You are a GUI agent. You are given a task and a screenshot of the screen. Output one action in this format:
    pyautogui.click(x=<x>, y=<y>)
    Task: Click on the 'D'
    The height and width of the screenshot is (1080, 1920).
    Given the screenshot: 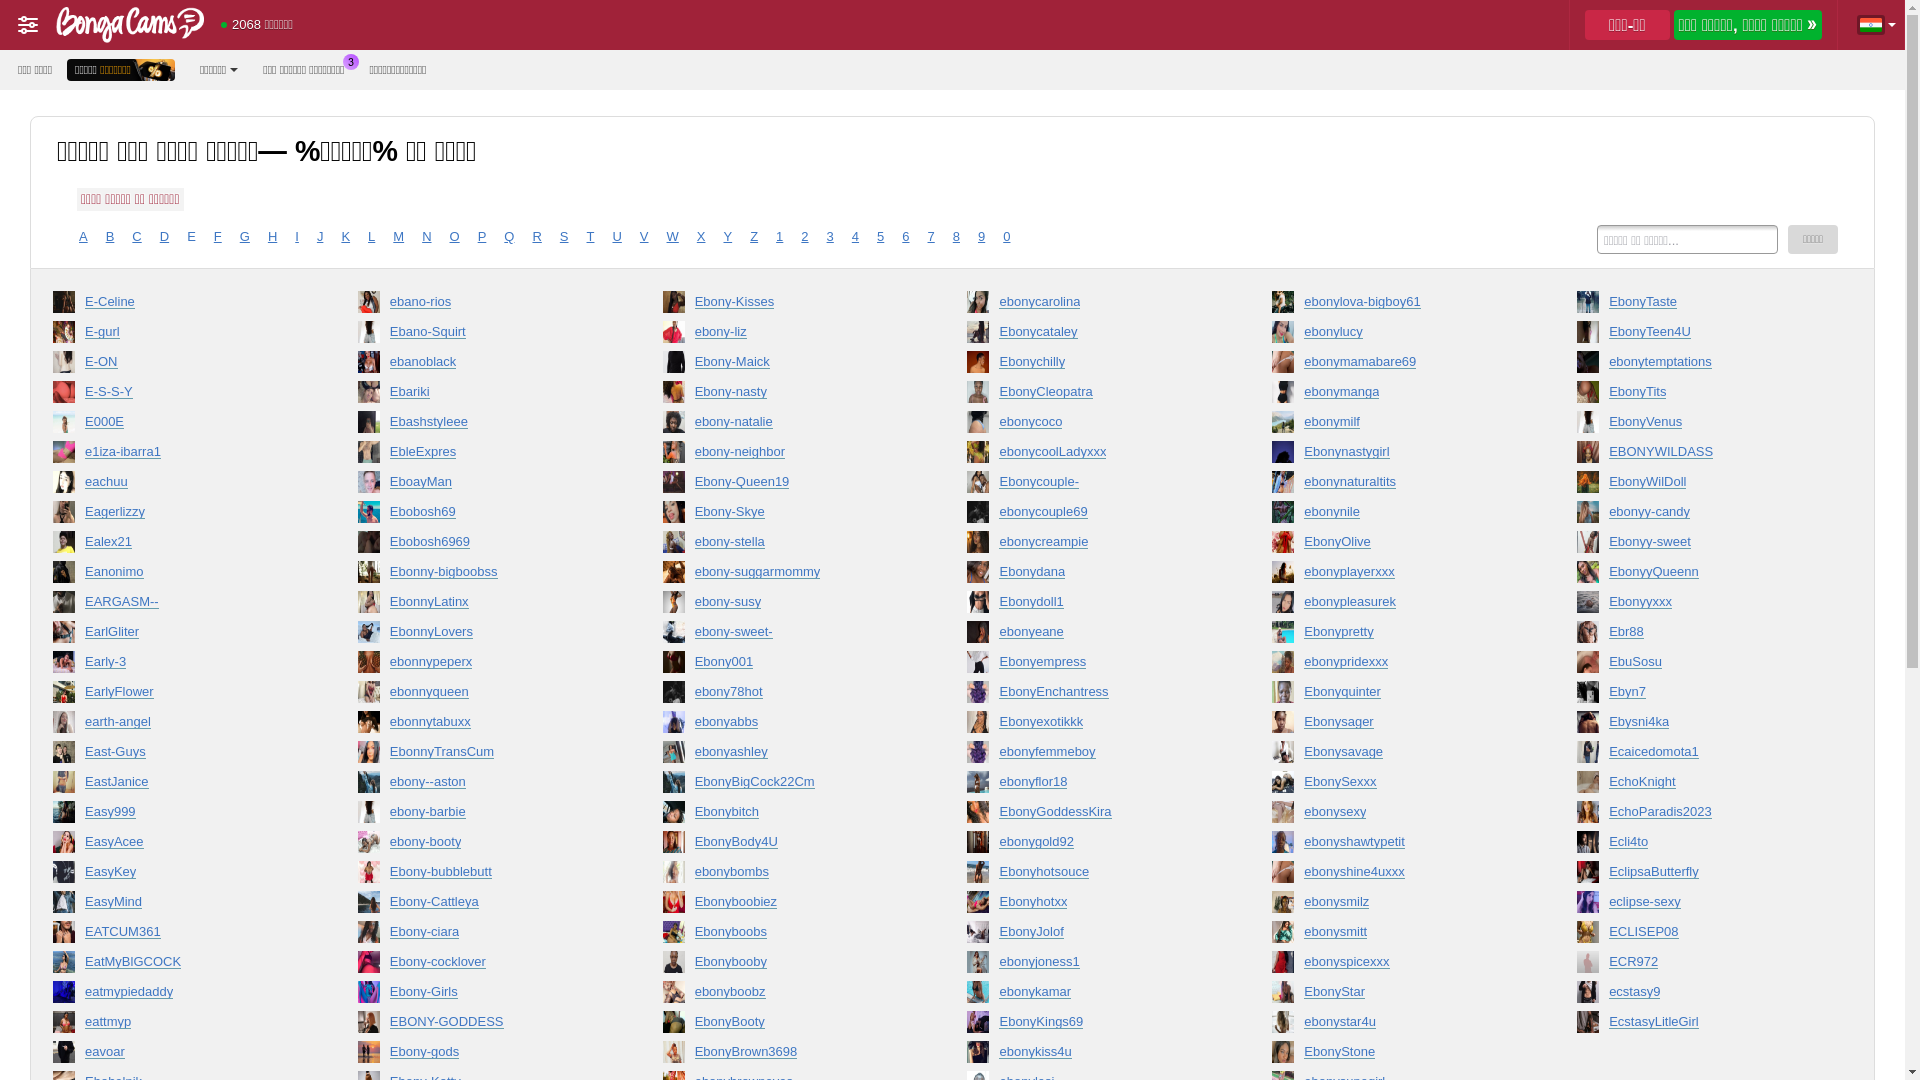 What is the action you would take?
    pyautogui.click(x=164, y=235)
    